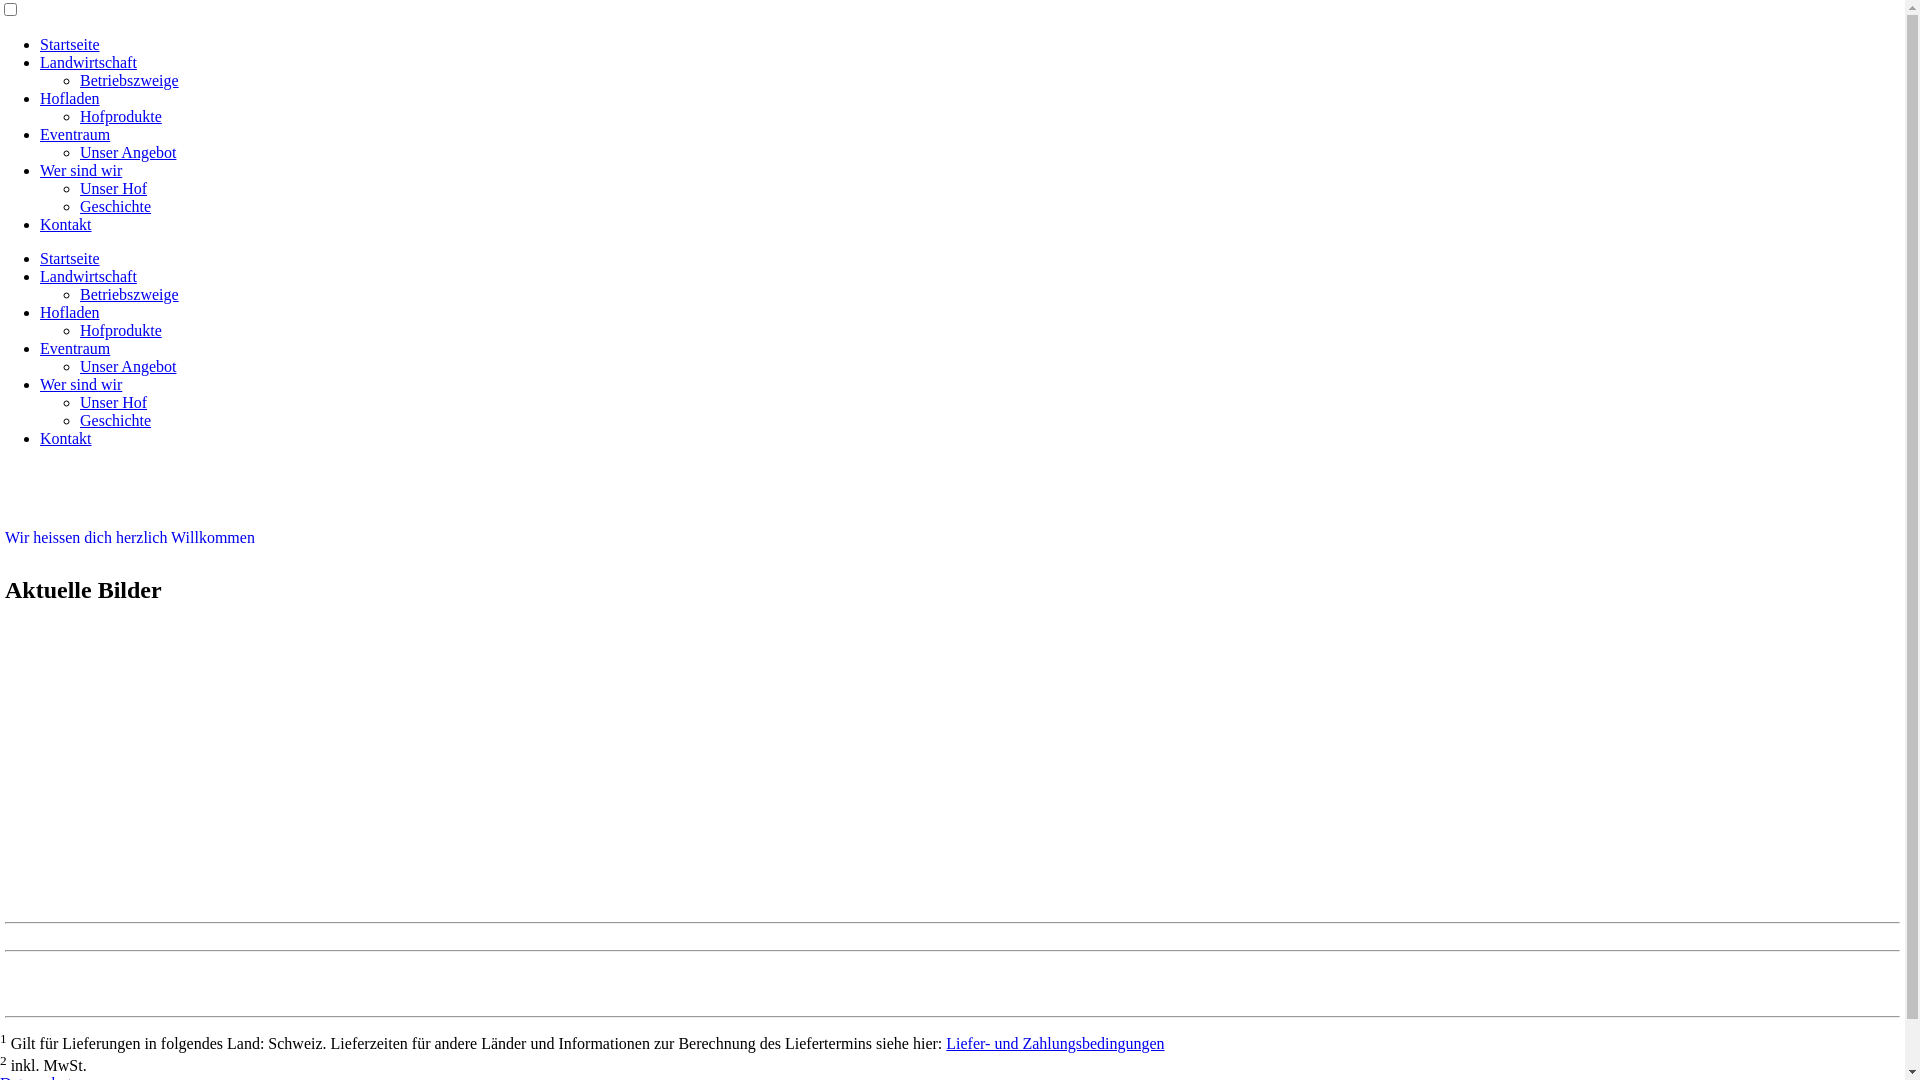  Describe the element at coordinates (70, 257) in the screenshot. I see `'Startseite'` at that location.